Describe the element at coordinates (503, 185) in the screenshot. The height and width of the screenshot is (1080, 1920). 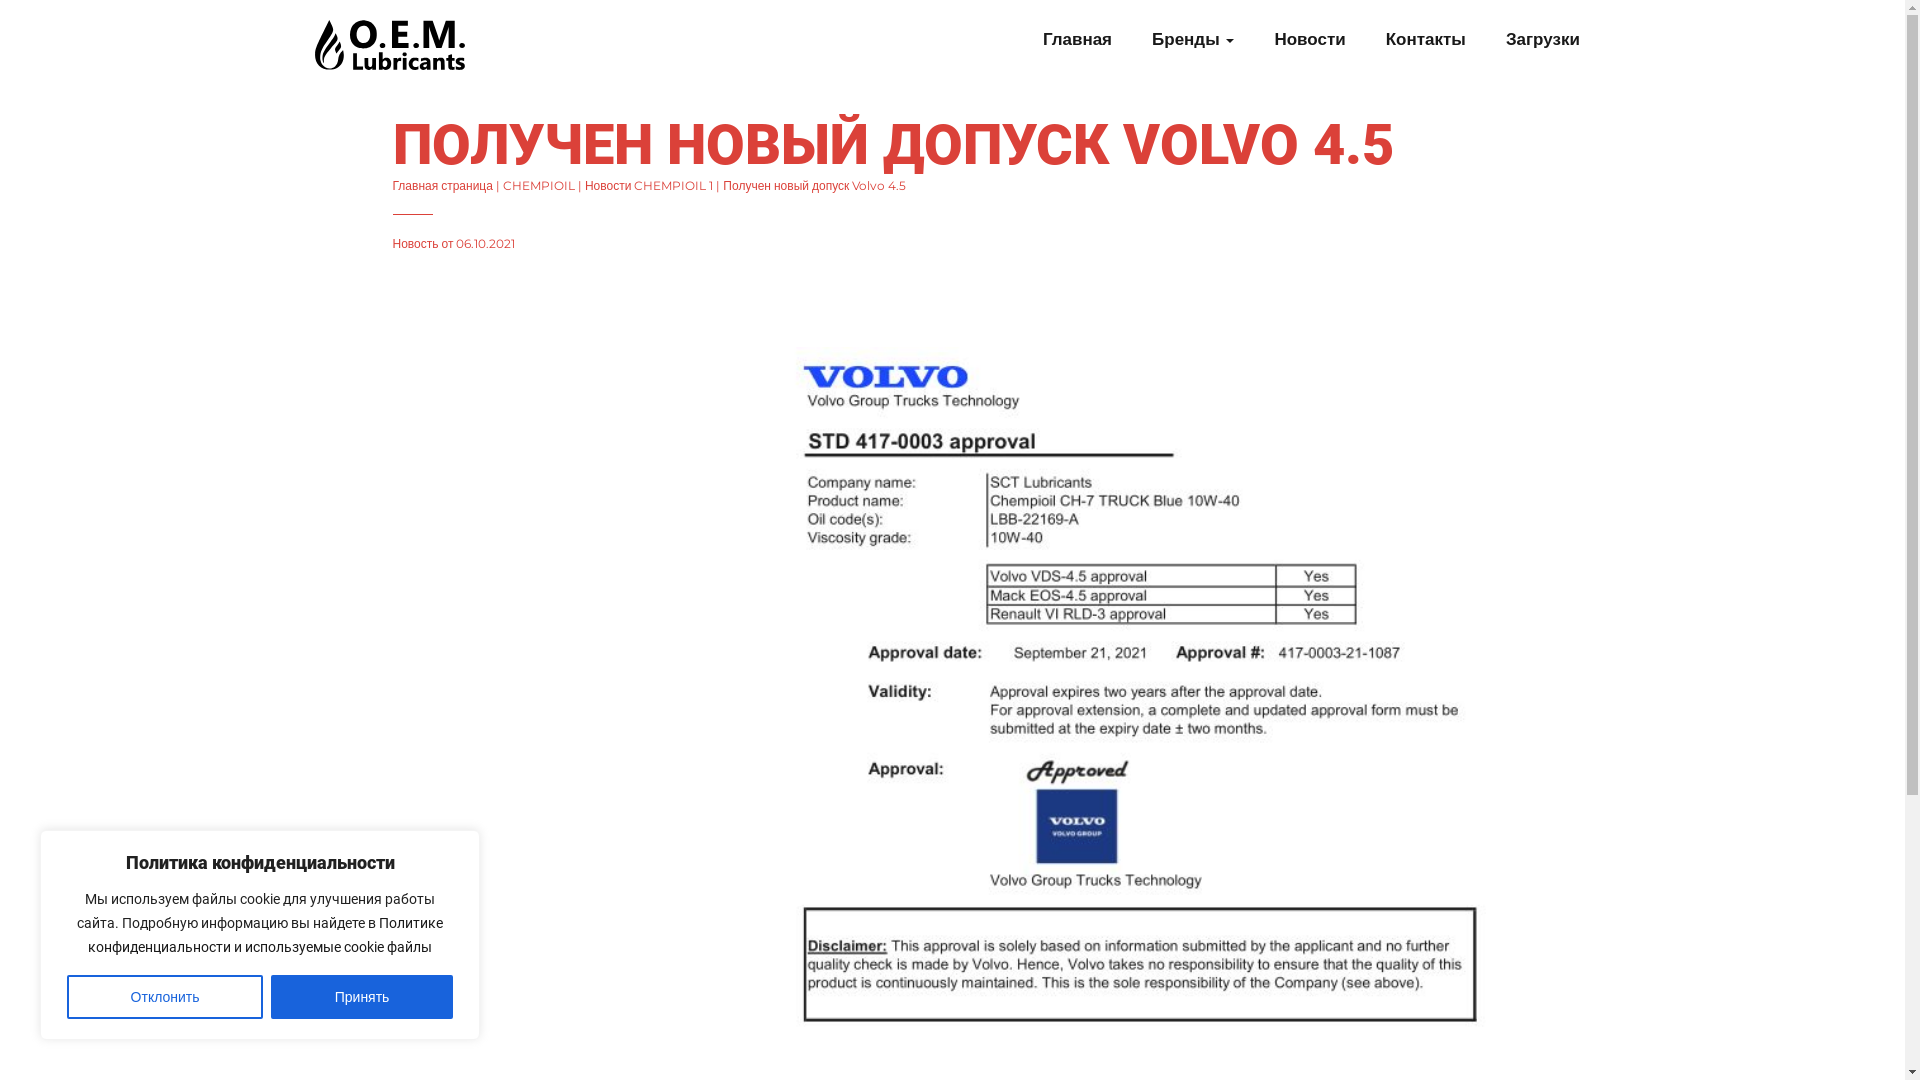
I see `'CHEMPIOIL'` at that location.